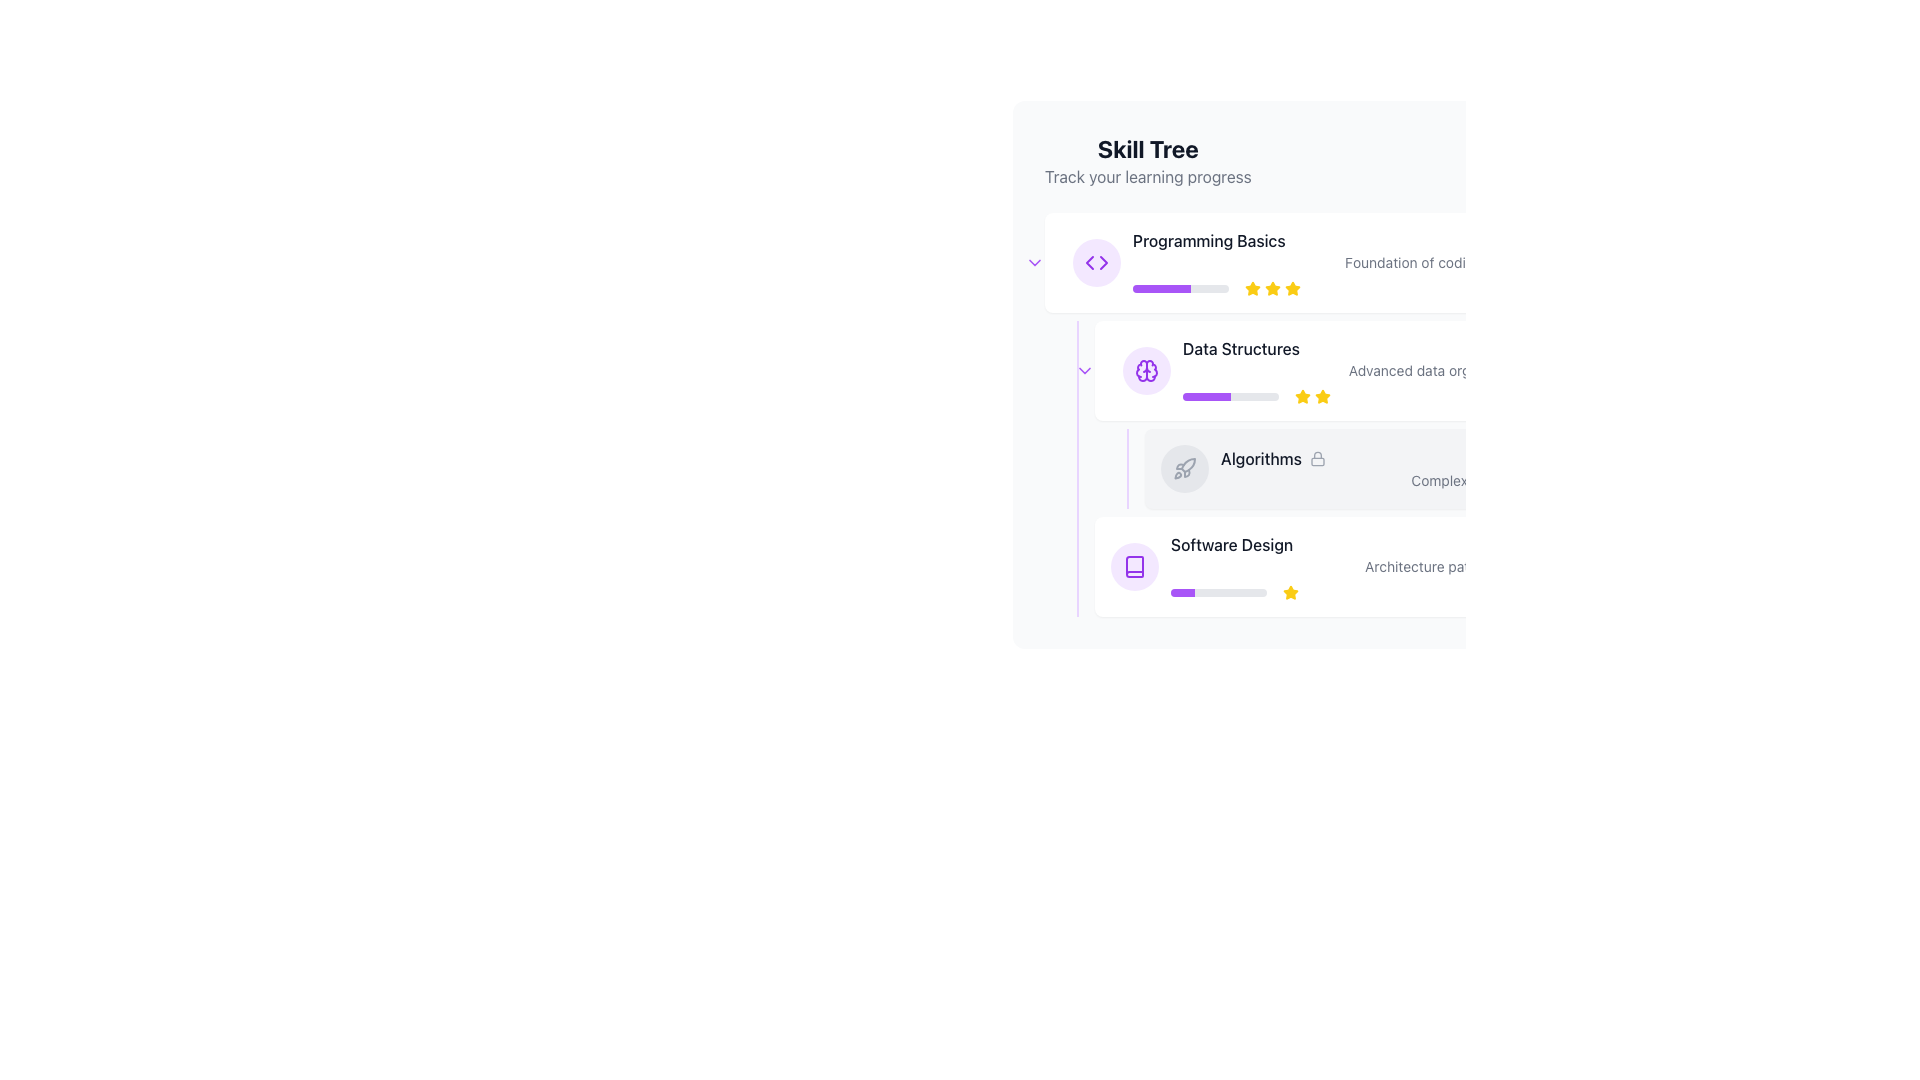 This screenshot has width=1920, height=1080. What do you see at coordinates (1437, 370) in the screenshot?
I see `the text label that provides additional information for the 'Data Structures' item within the Skill Tree interface` at bounding box center [1437, 370].